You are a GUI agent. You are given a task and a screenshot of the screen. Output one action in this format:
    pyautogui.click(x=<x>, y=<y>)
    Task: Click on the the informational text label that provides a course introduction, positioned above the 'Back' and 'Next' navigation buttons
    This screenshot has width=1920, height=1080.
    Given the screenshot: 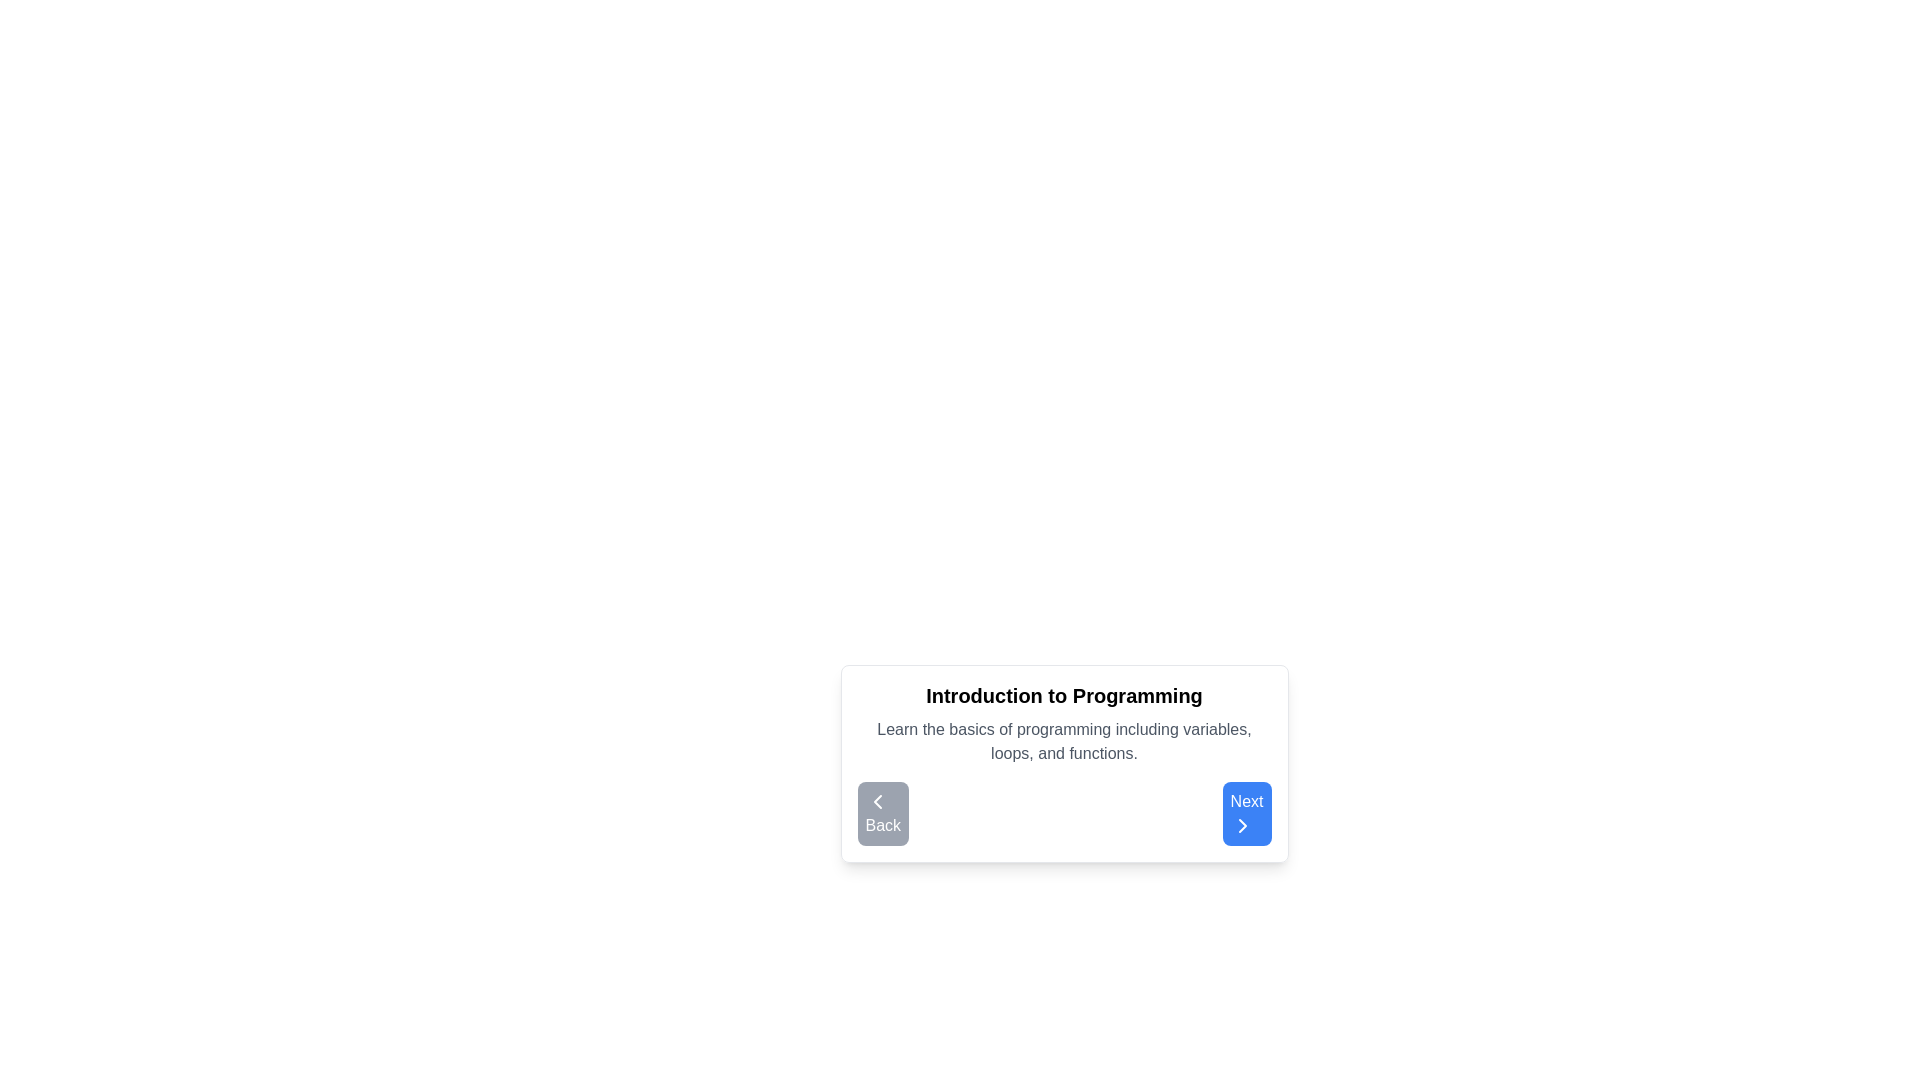 What is the action you would take?
    pyautogui.click(x=1063, y=732)
    